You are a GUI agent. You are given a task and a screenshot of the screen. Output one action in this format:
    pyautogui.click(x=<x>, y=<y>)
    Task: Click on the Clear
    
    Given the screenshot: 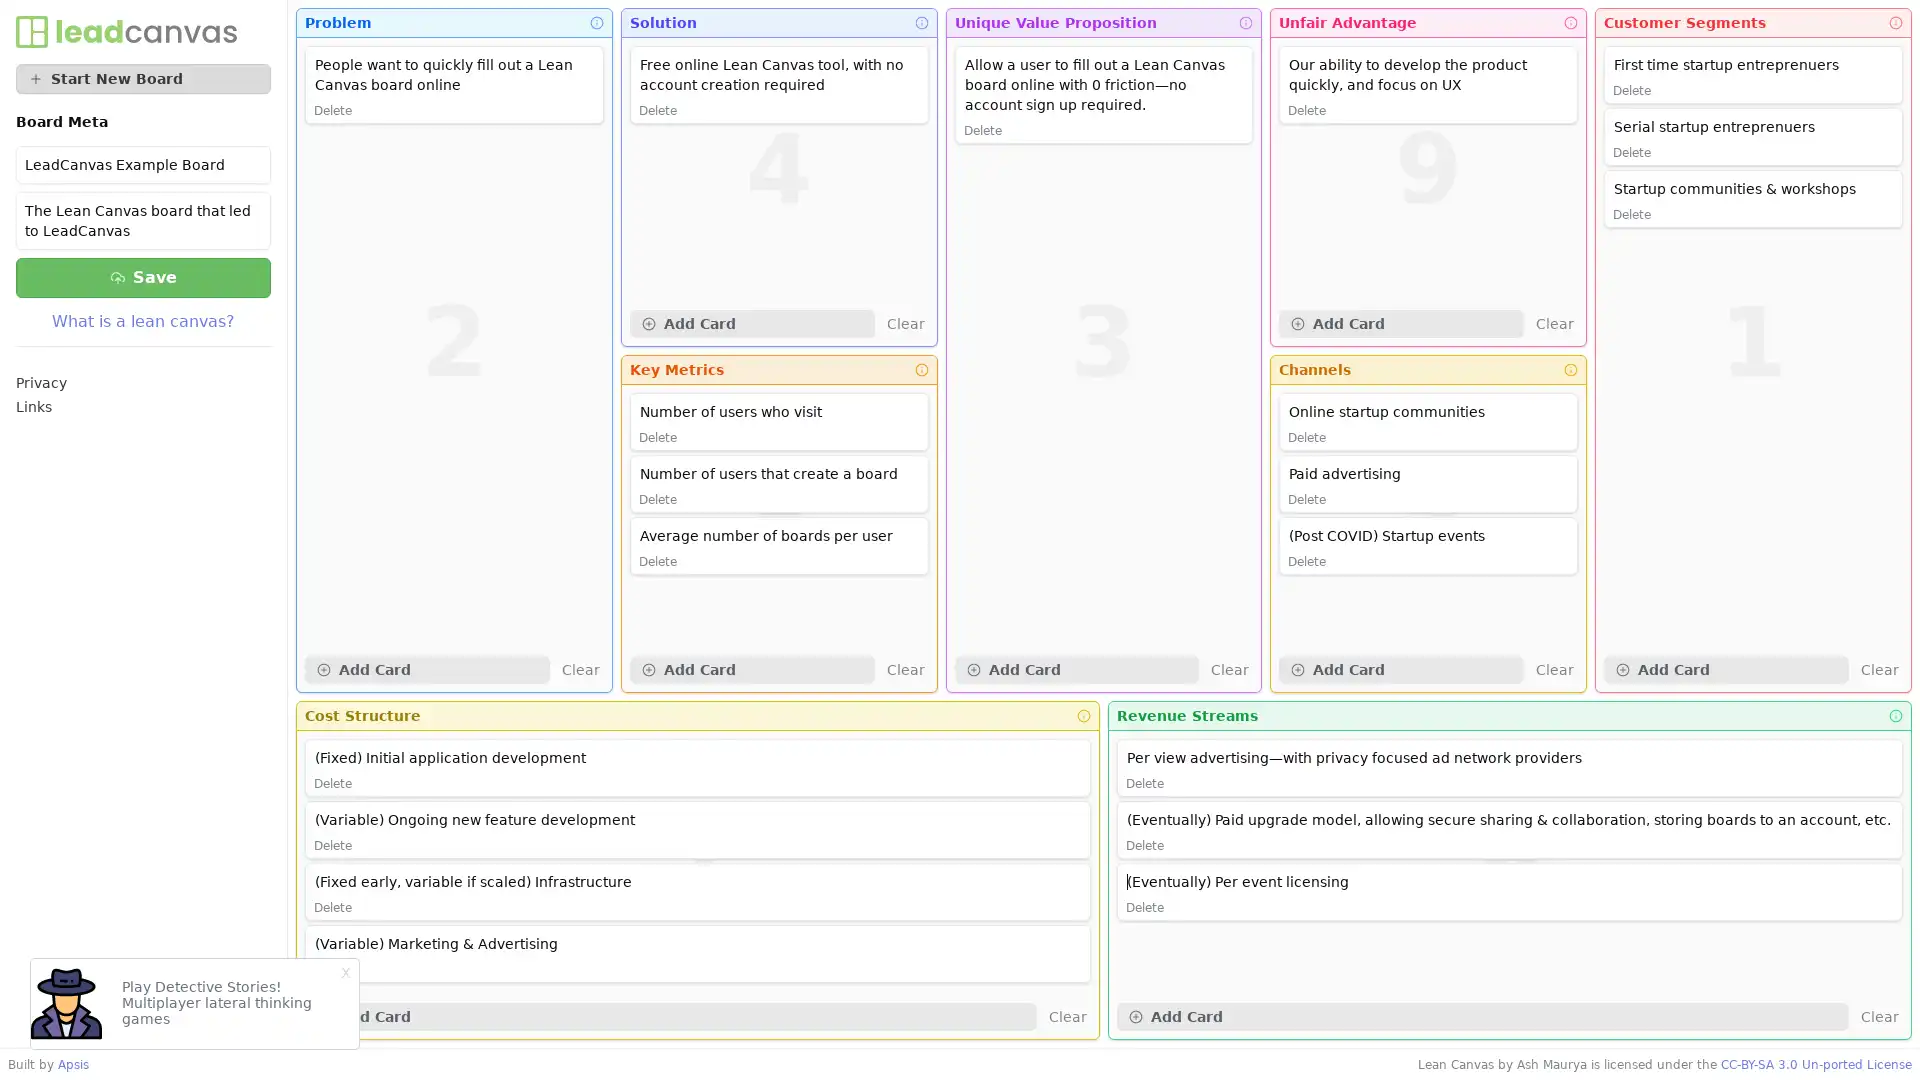 What is the action you would take?
    pyautogui.click(x=1228, y=670)
    